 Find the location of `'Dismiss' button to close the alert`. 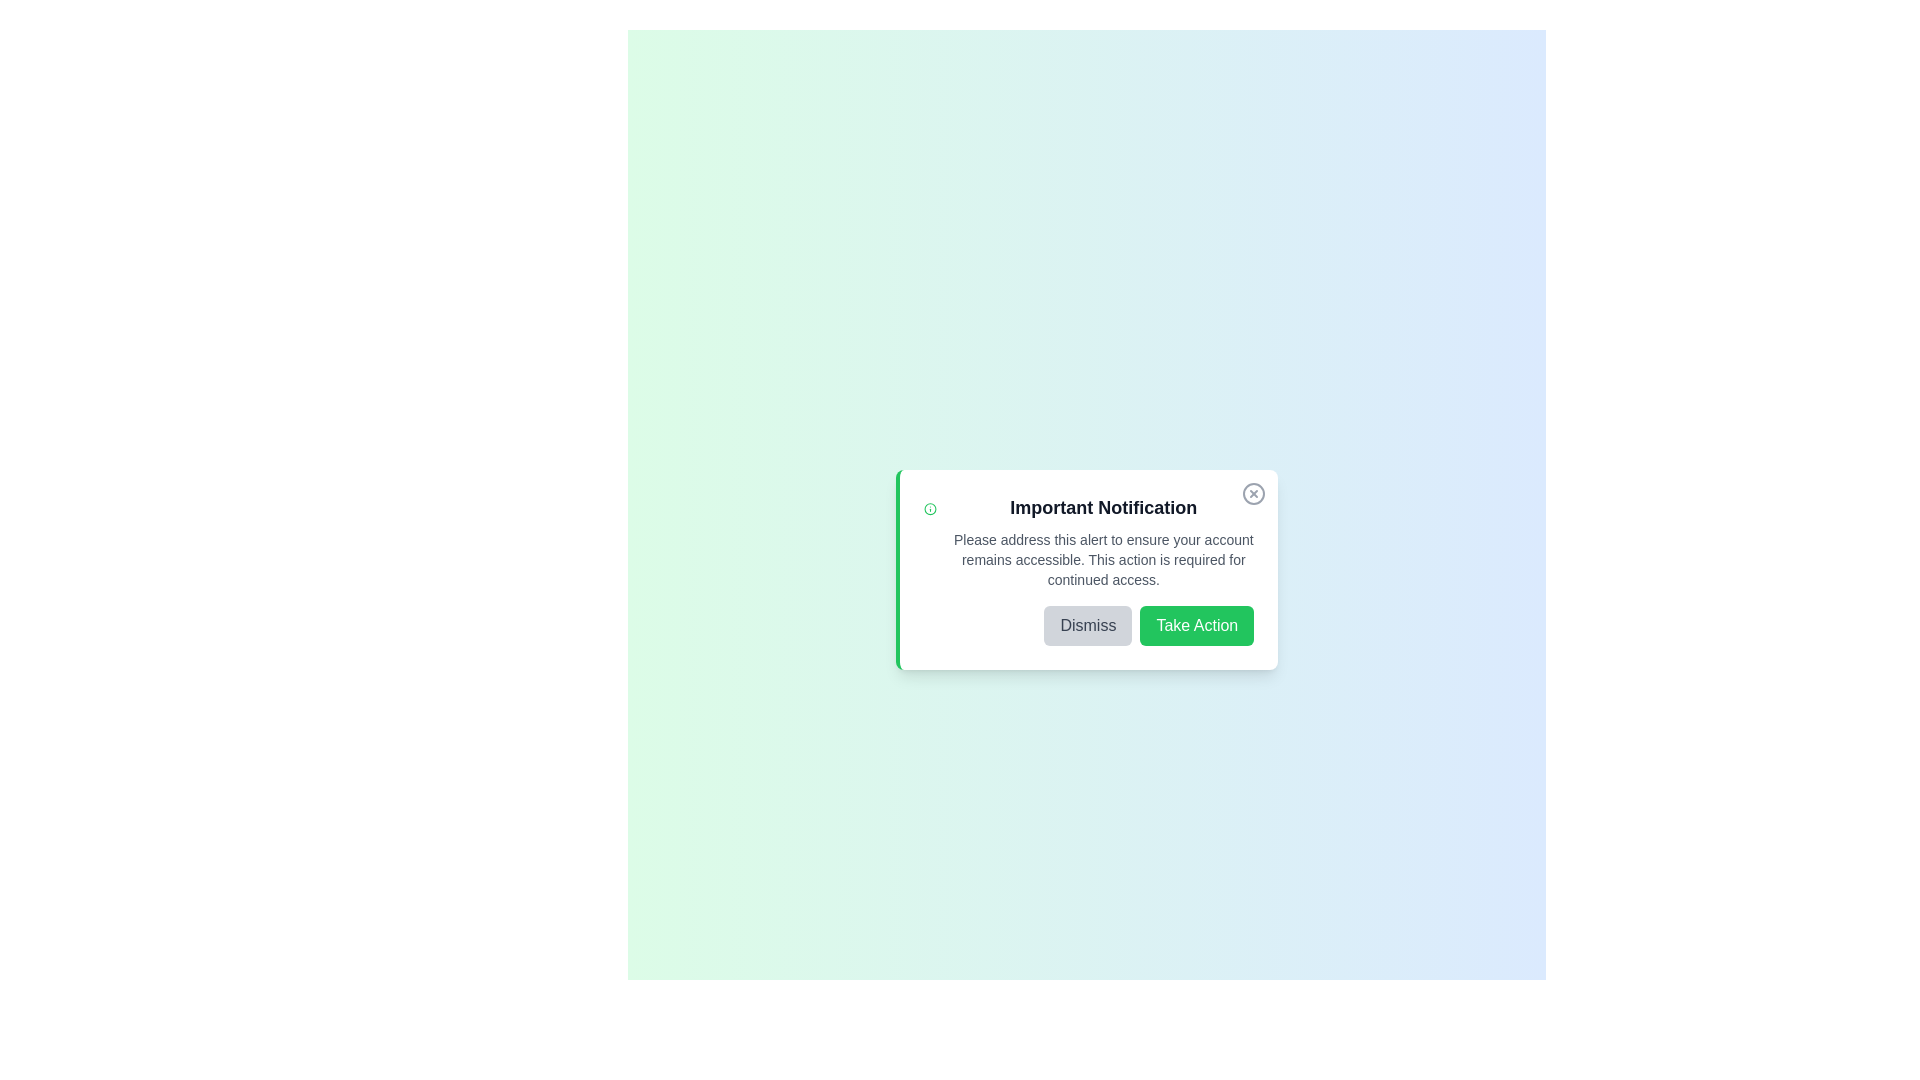

'Dismiss' button to close the alert is located at coordinates (1087, 624).